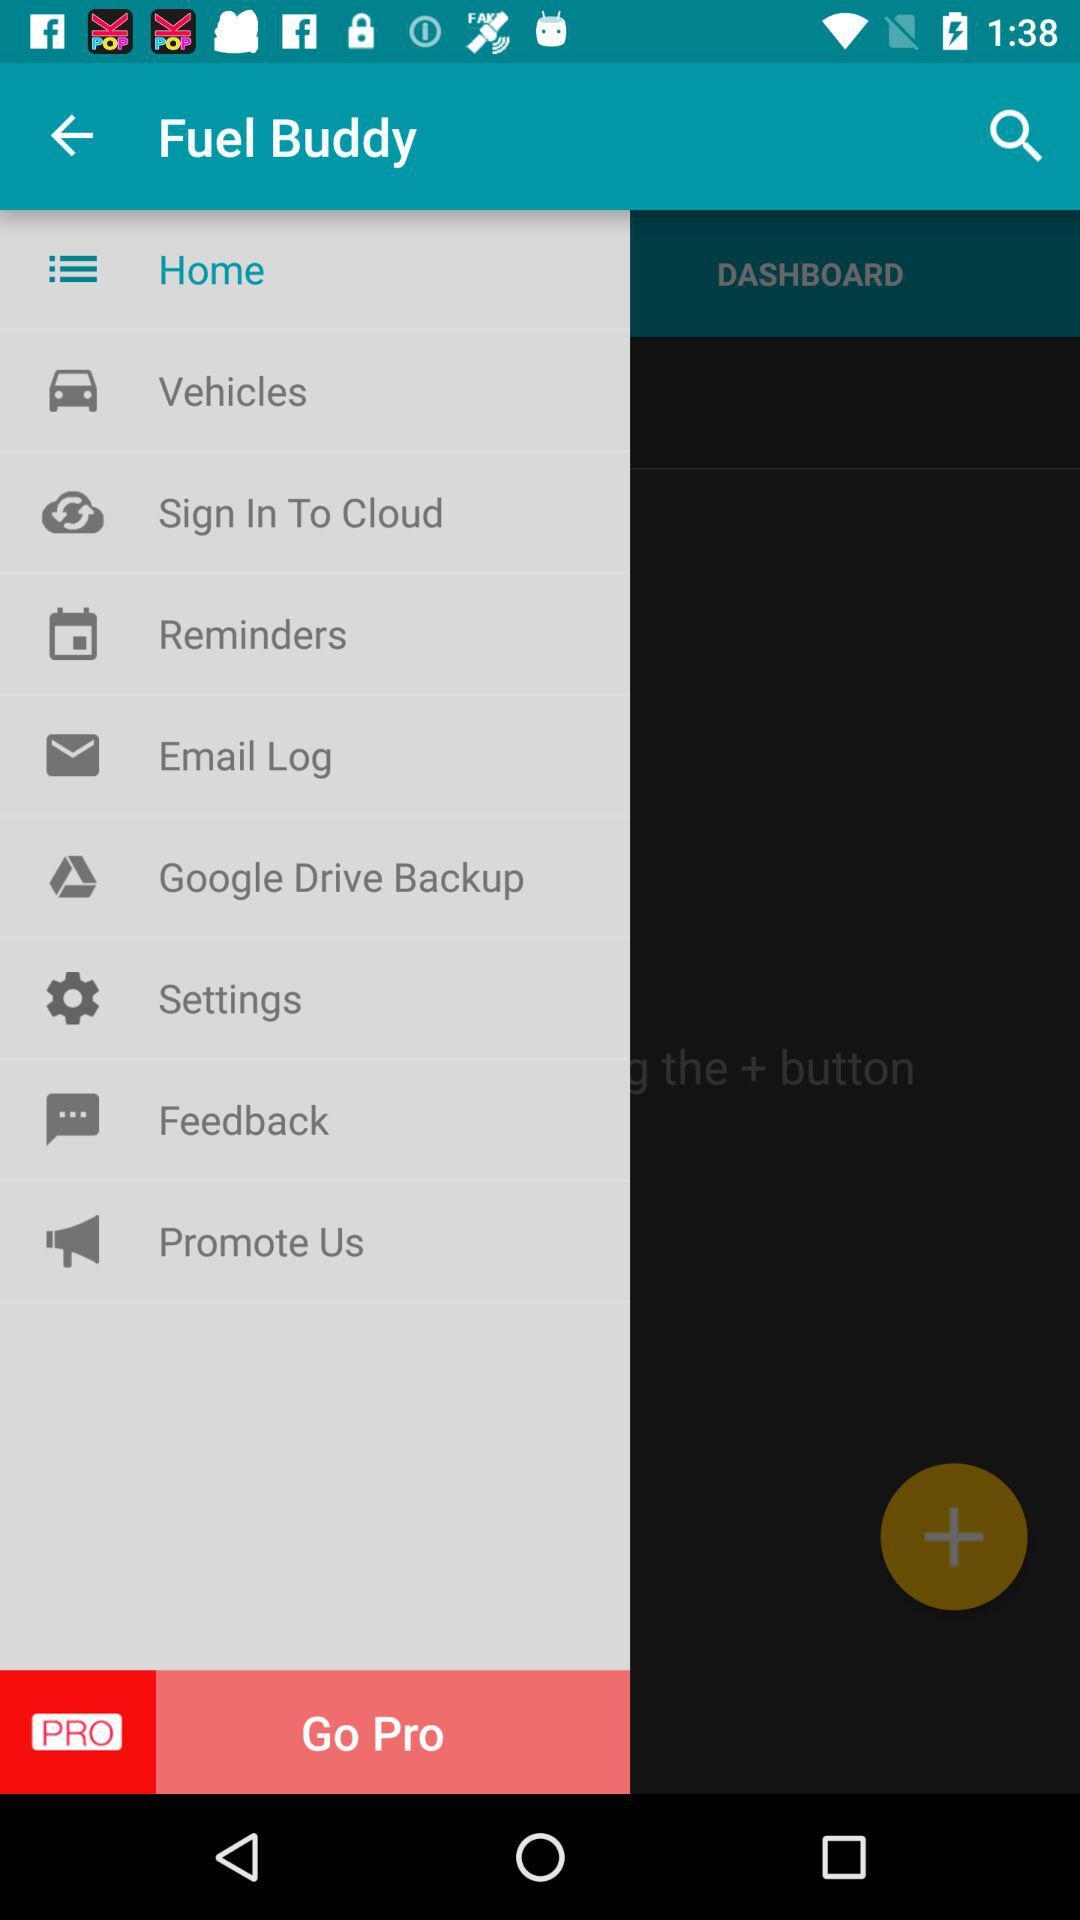 The width and height of the screenshot is (1080, 1920). I want to click on the symbol beside promote us, so click(72, 1240).